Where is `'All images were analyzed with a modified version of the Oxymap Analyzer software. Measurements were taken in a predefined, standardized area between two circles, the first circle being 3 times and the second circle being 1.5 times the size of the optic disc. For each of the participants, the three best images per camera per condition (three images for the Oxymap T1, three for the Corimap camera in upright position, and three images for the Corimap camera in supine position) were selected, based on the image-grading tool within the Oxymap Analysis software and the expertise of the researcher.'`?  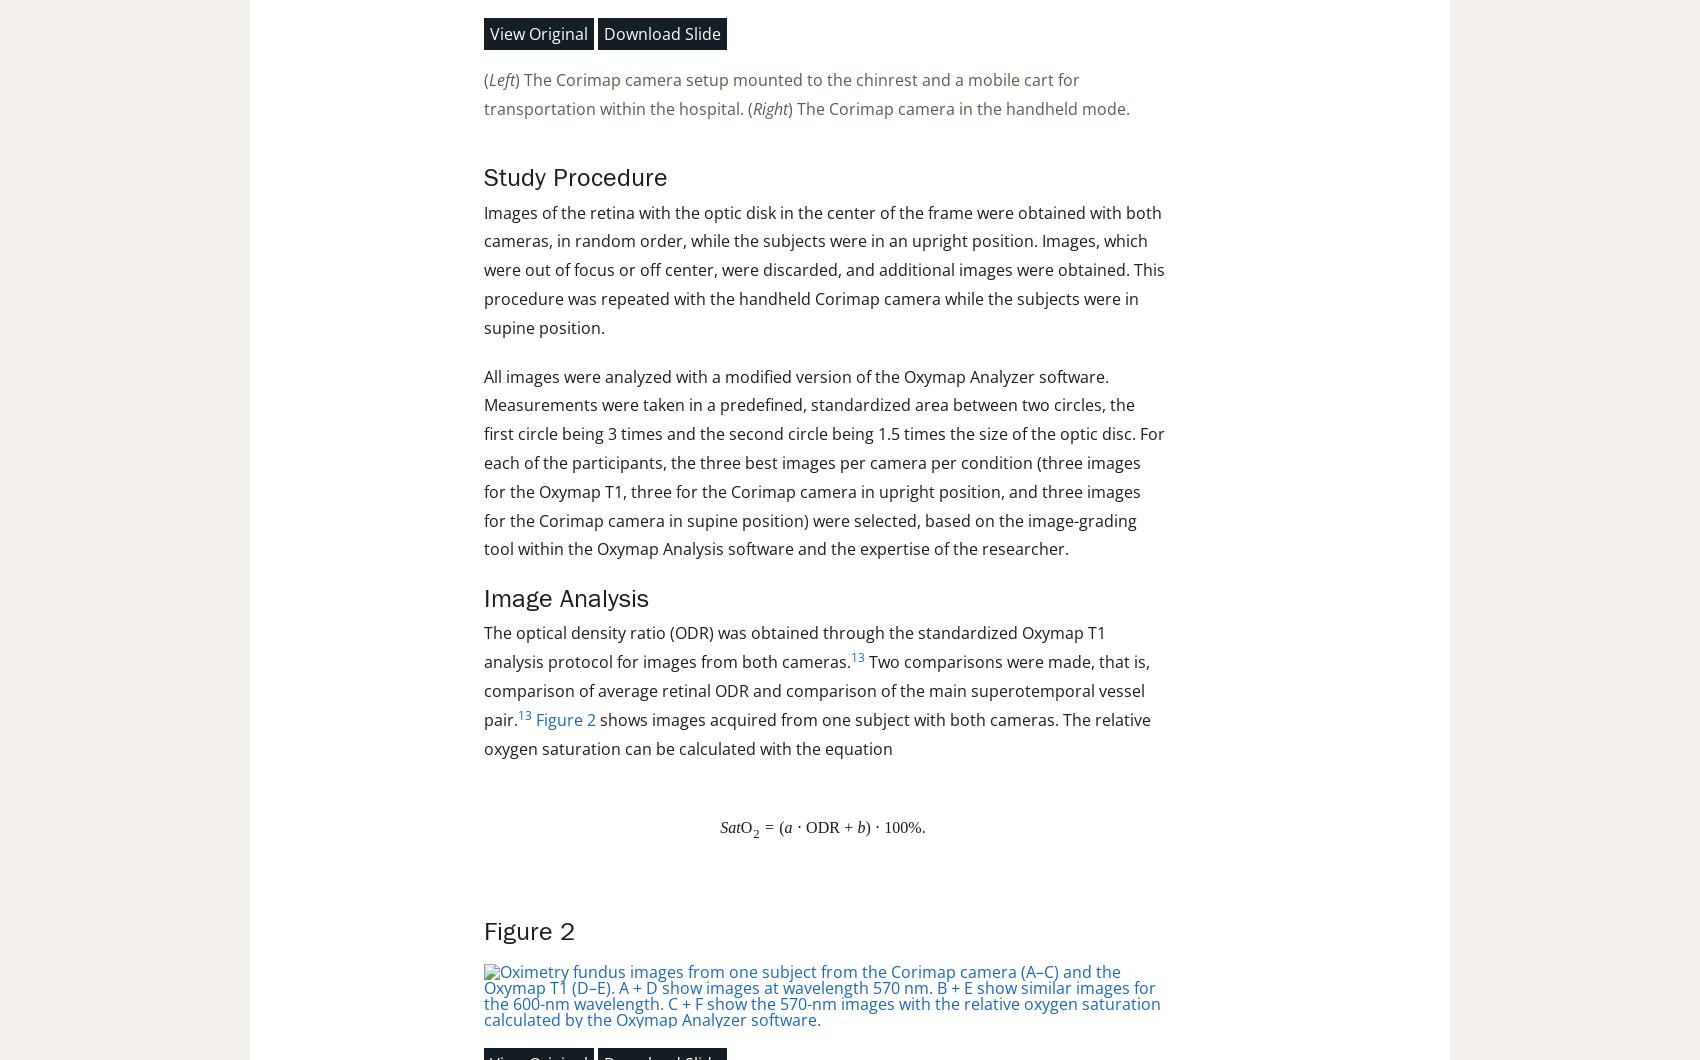 'All images were analyzed with a modified version of the Oxymap Analyzer software. Measurements were taken in a predefined, standardized area between two circles, the first circle being 3 times and the second circle being 1.5 times the size of the optic disc. For each of the participants, the three best images per camera per condition (three images for the Oxymap T1, three for the Corimap camera in upright position, and three images for the Corimap camera in supine position) were selected, based on the image-grading tool within the Oxymap Analysis software and the expertise of the researcher.' is located at coordinates (483, 461).